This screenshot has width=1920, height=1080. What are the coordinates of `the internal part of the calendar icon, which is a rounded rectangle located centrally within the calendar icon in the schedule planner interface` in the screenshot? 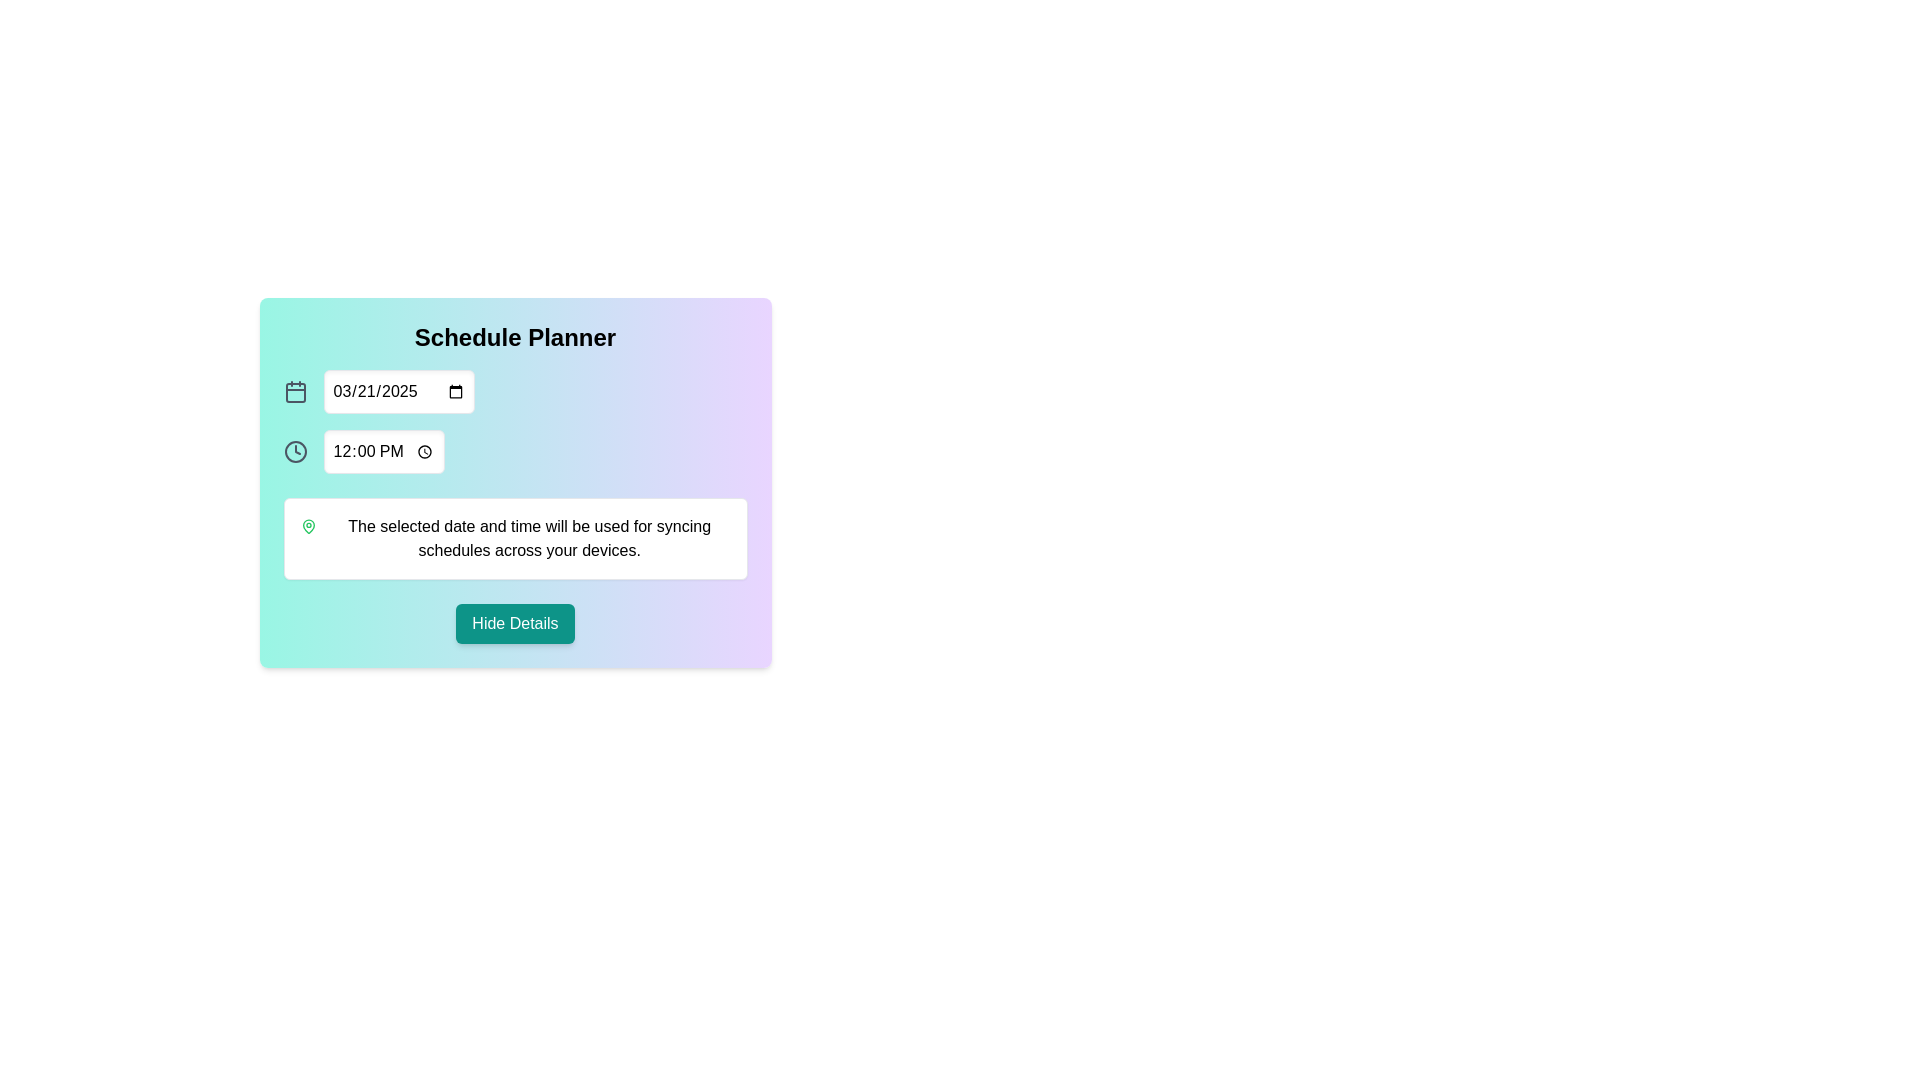 It's located at (294, 393).